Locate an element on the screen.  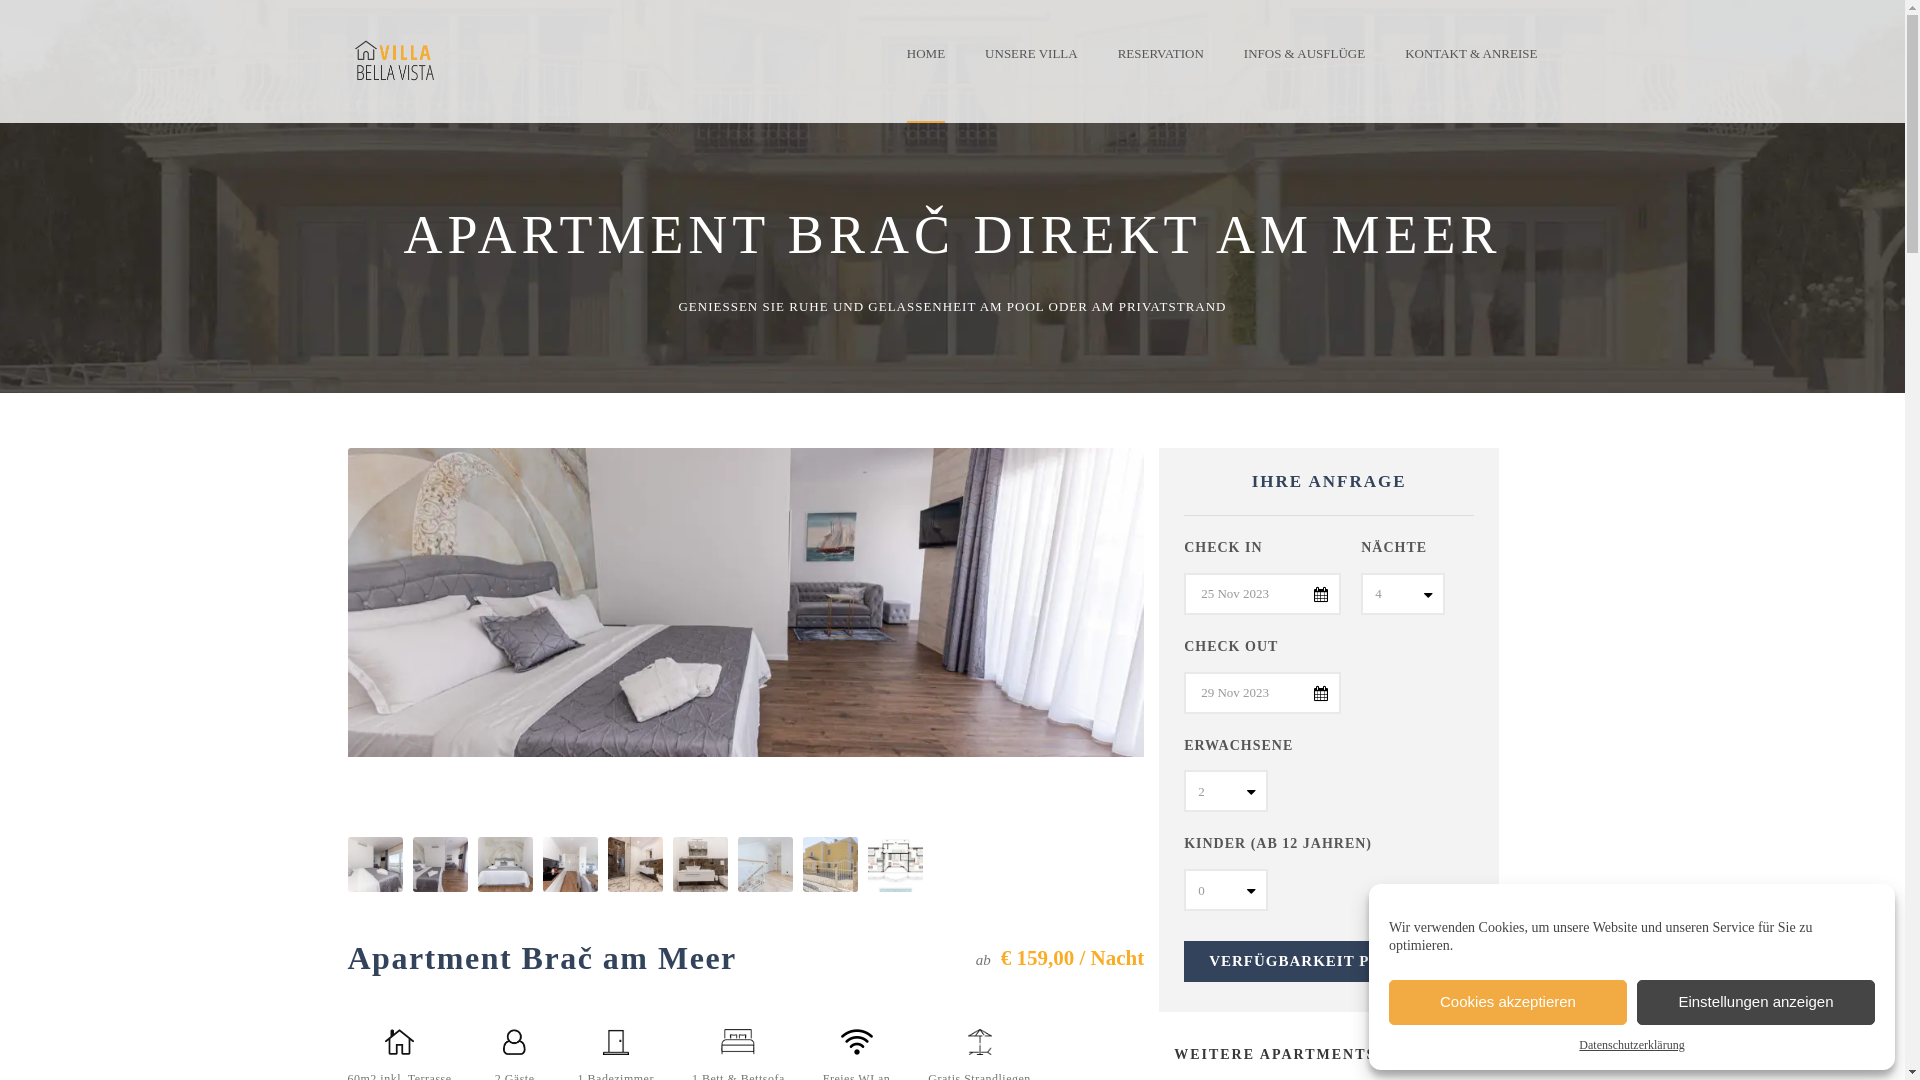
'HOME' is located at coordinates (935, 68).